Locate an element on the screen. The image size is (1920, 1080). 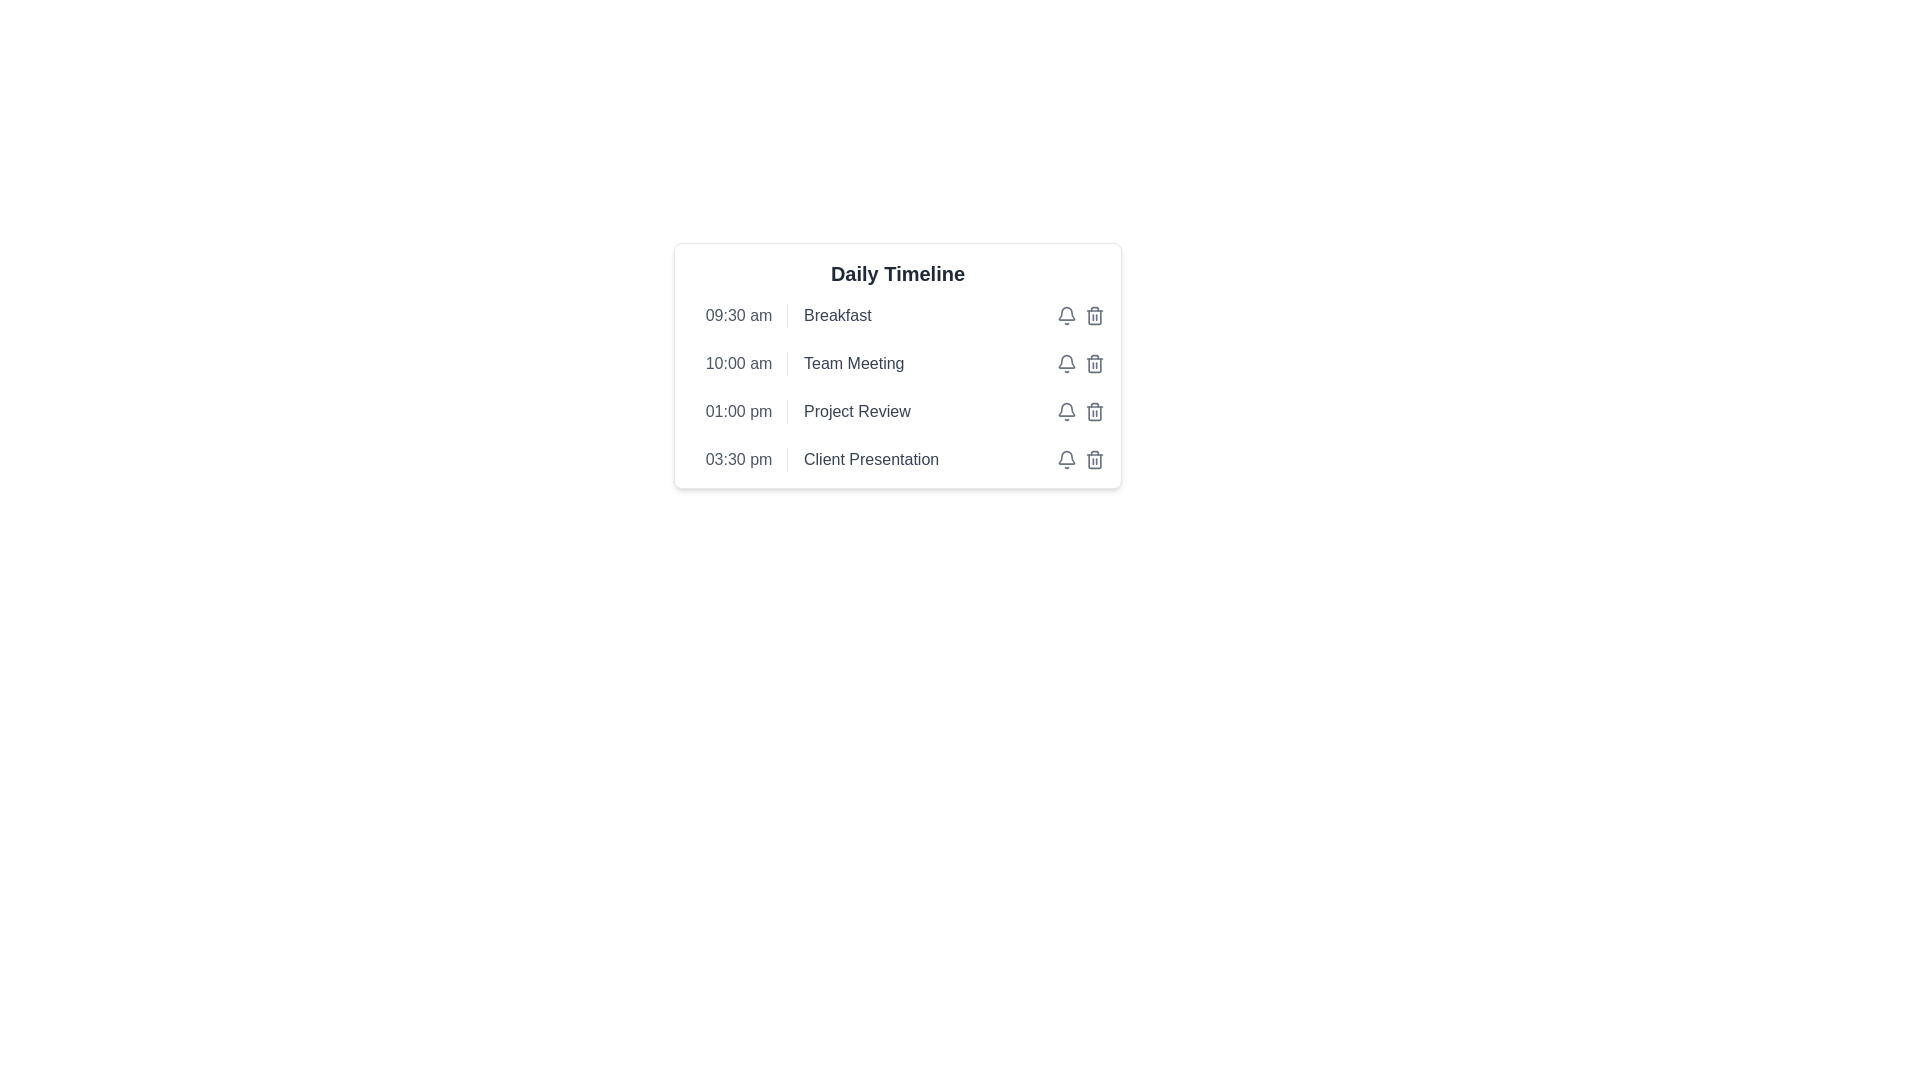
the scheduled event titled 'Client Presentation' at '03:30 pm' in the timeline interface, which is the fourth entry in the vertical list under the 'Daily Timeline' heading is located at coordinates (896, 459).